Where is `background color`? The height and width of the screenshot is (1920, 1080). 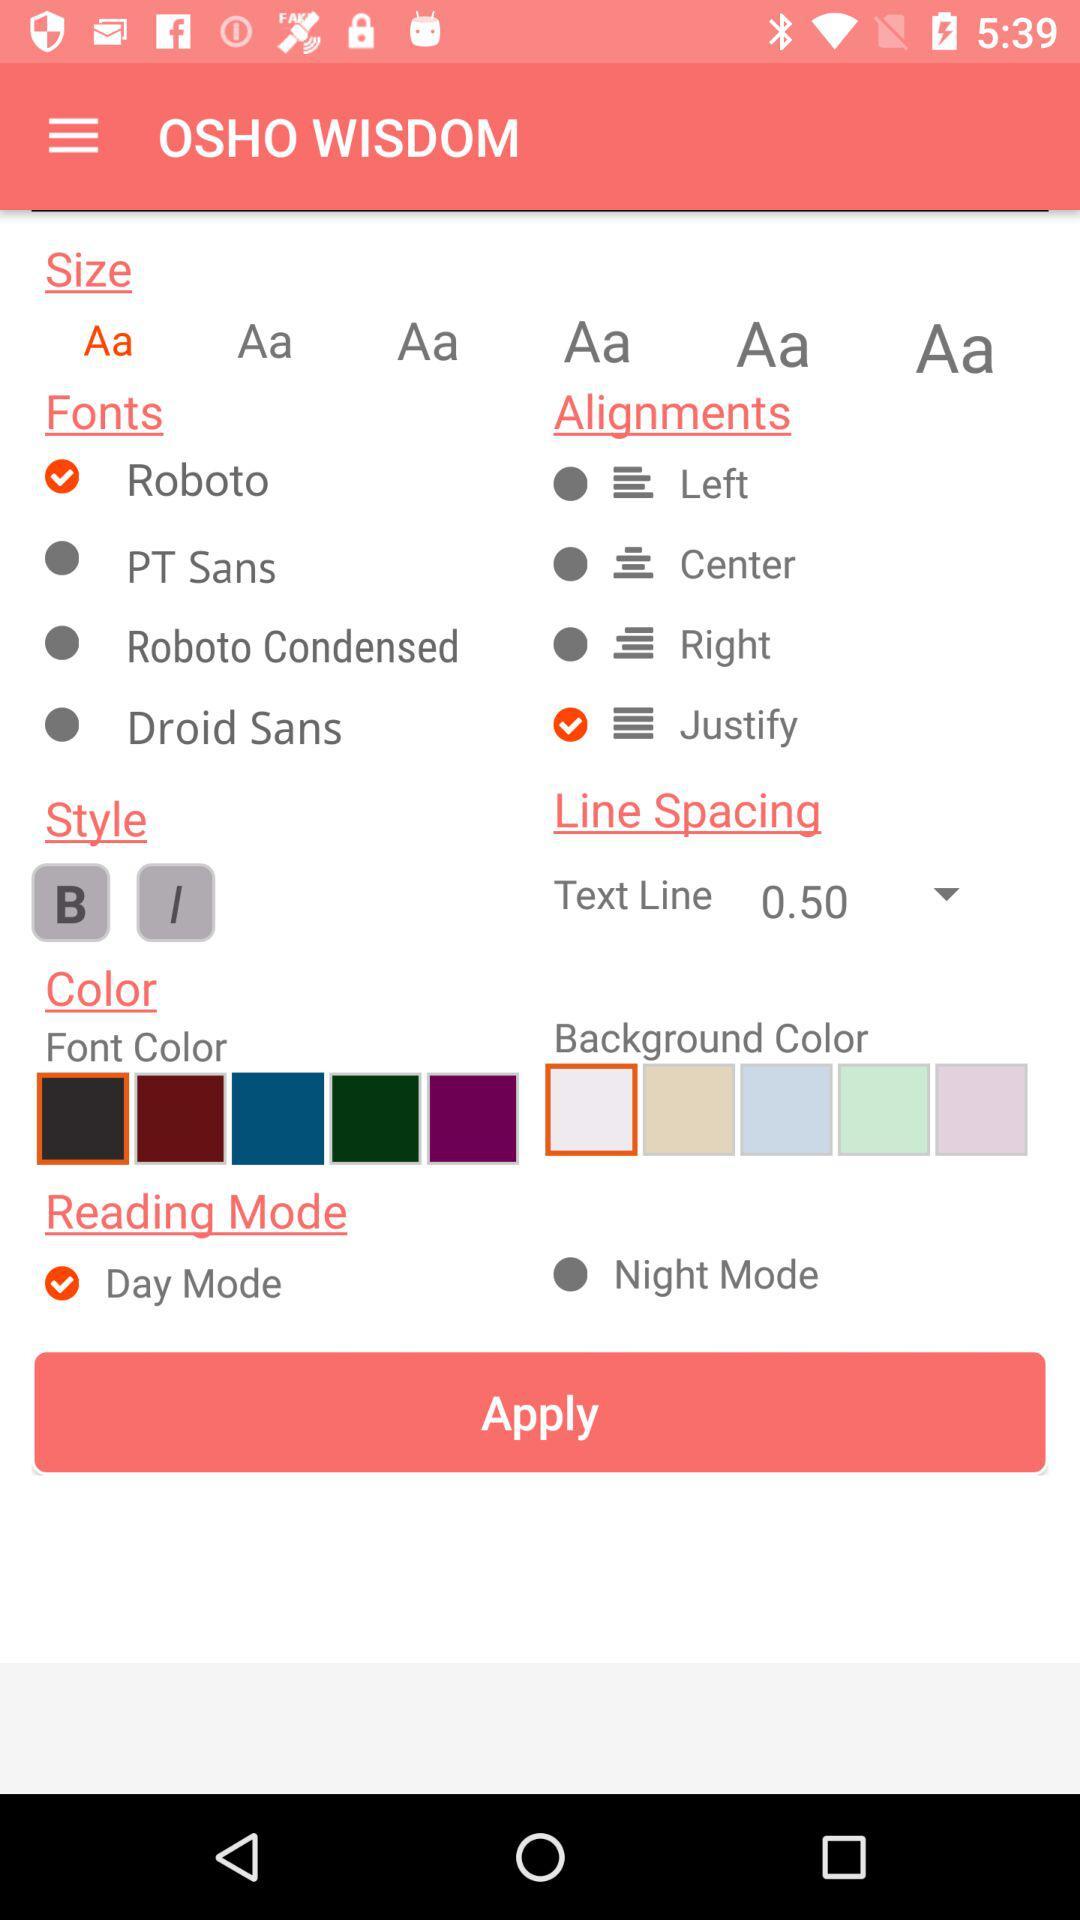
background color is located at coordinates (785, 1108).